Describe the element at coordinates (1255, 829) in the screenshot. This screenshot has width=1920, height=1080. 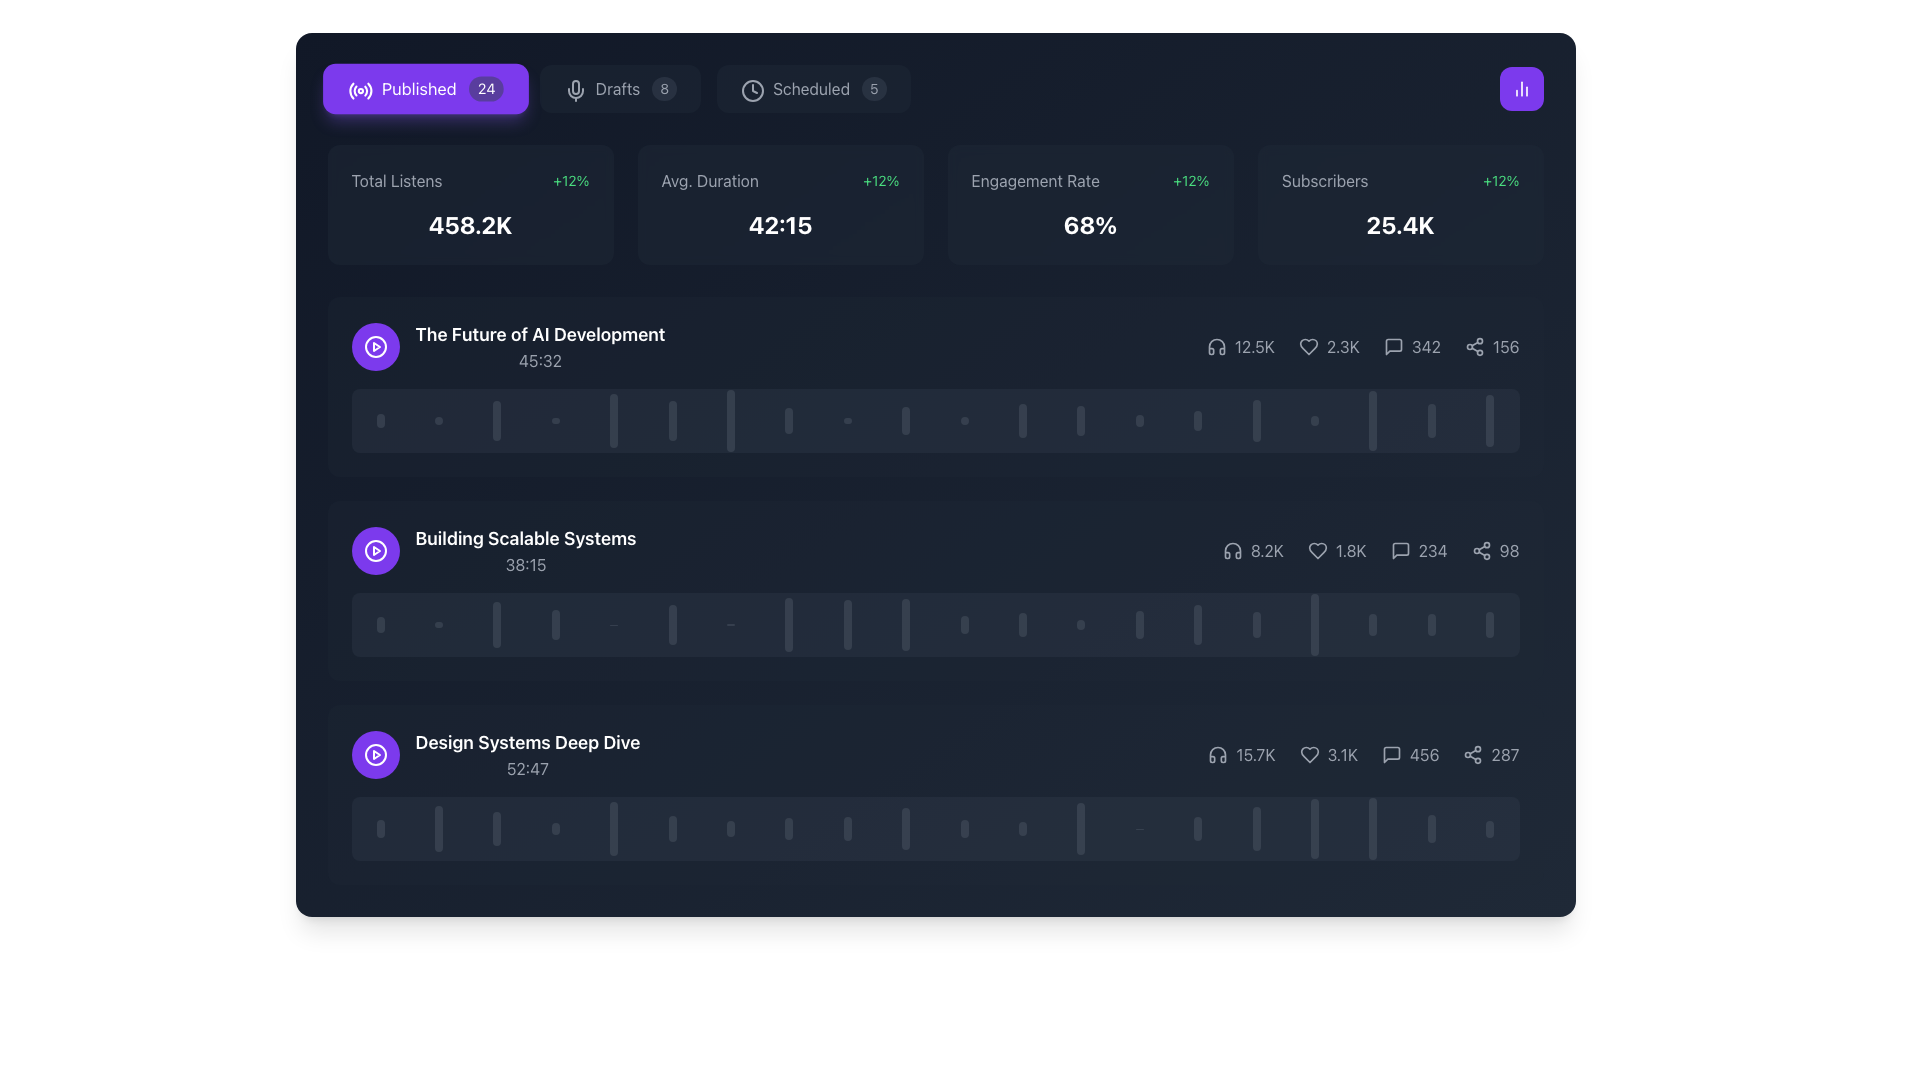
I see `the seventeenth vertical visual indicator bar in the last content row of the segmented interface, which serves as a visual representation of a specific time slot or data point` at that location.